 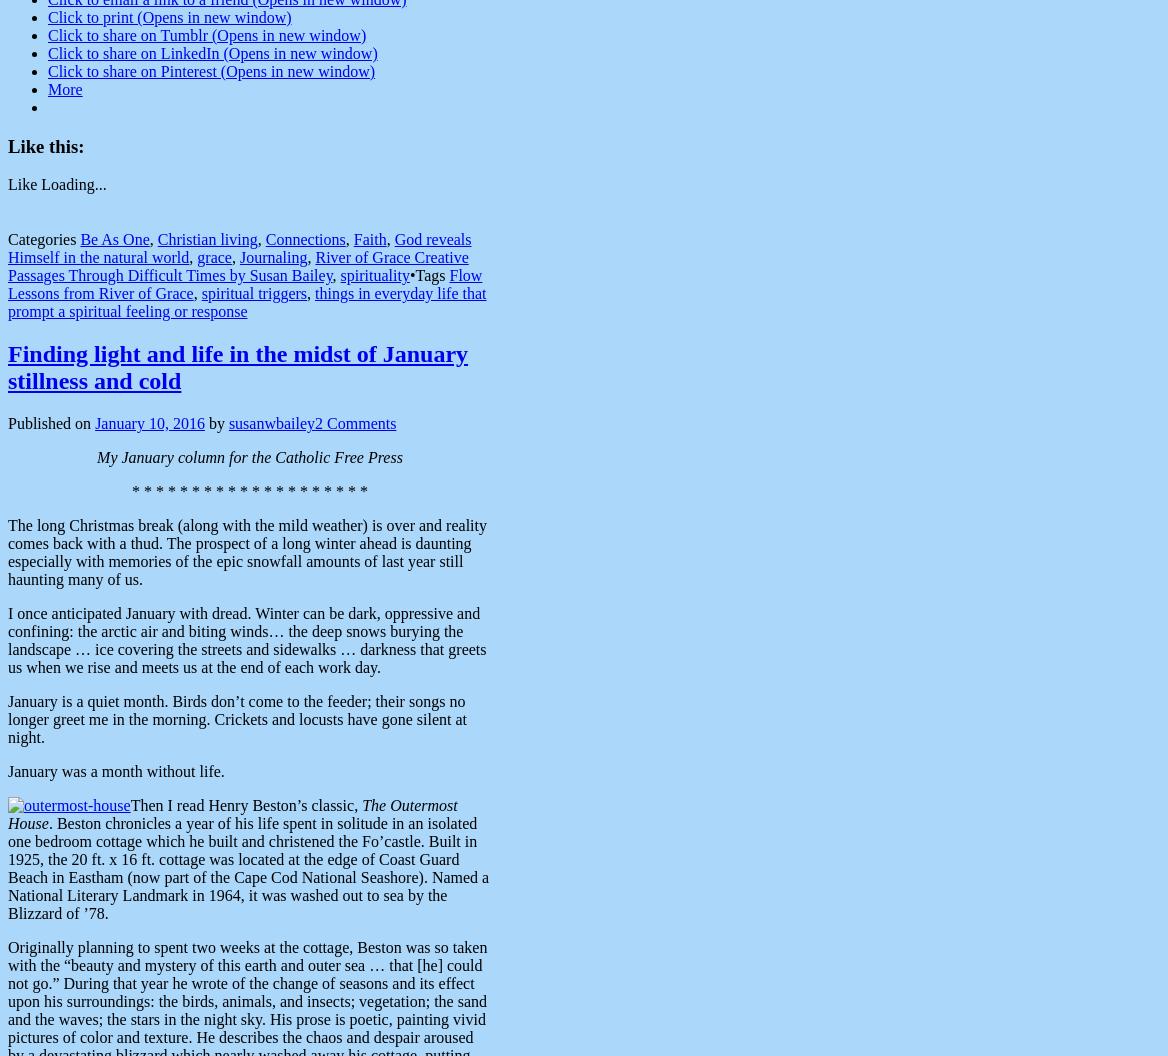 I want to click on 'Click to share on LinkedIn (Opens in new window)', so click(x=48, y=52).